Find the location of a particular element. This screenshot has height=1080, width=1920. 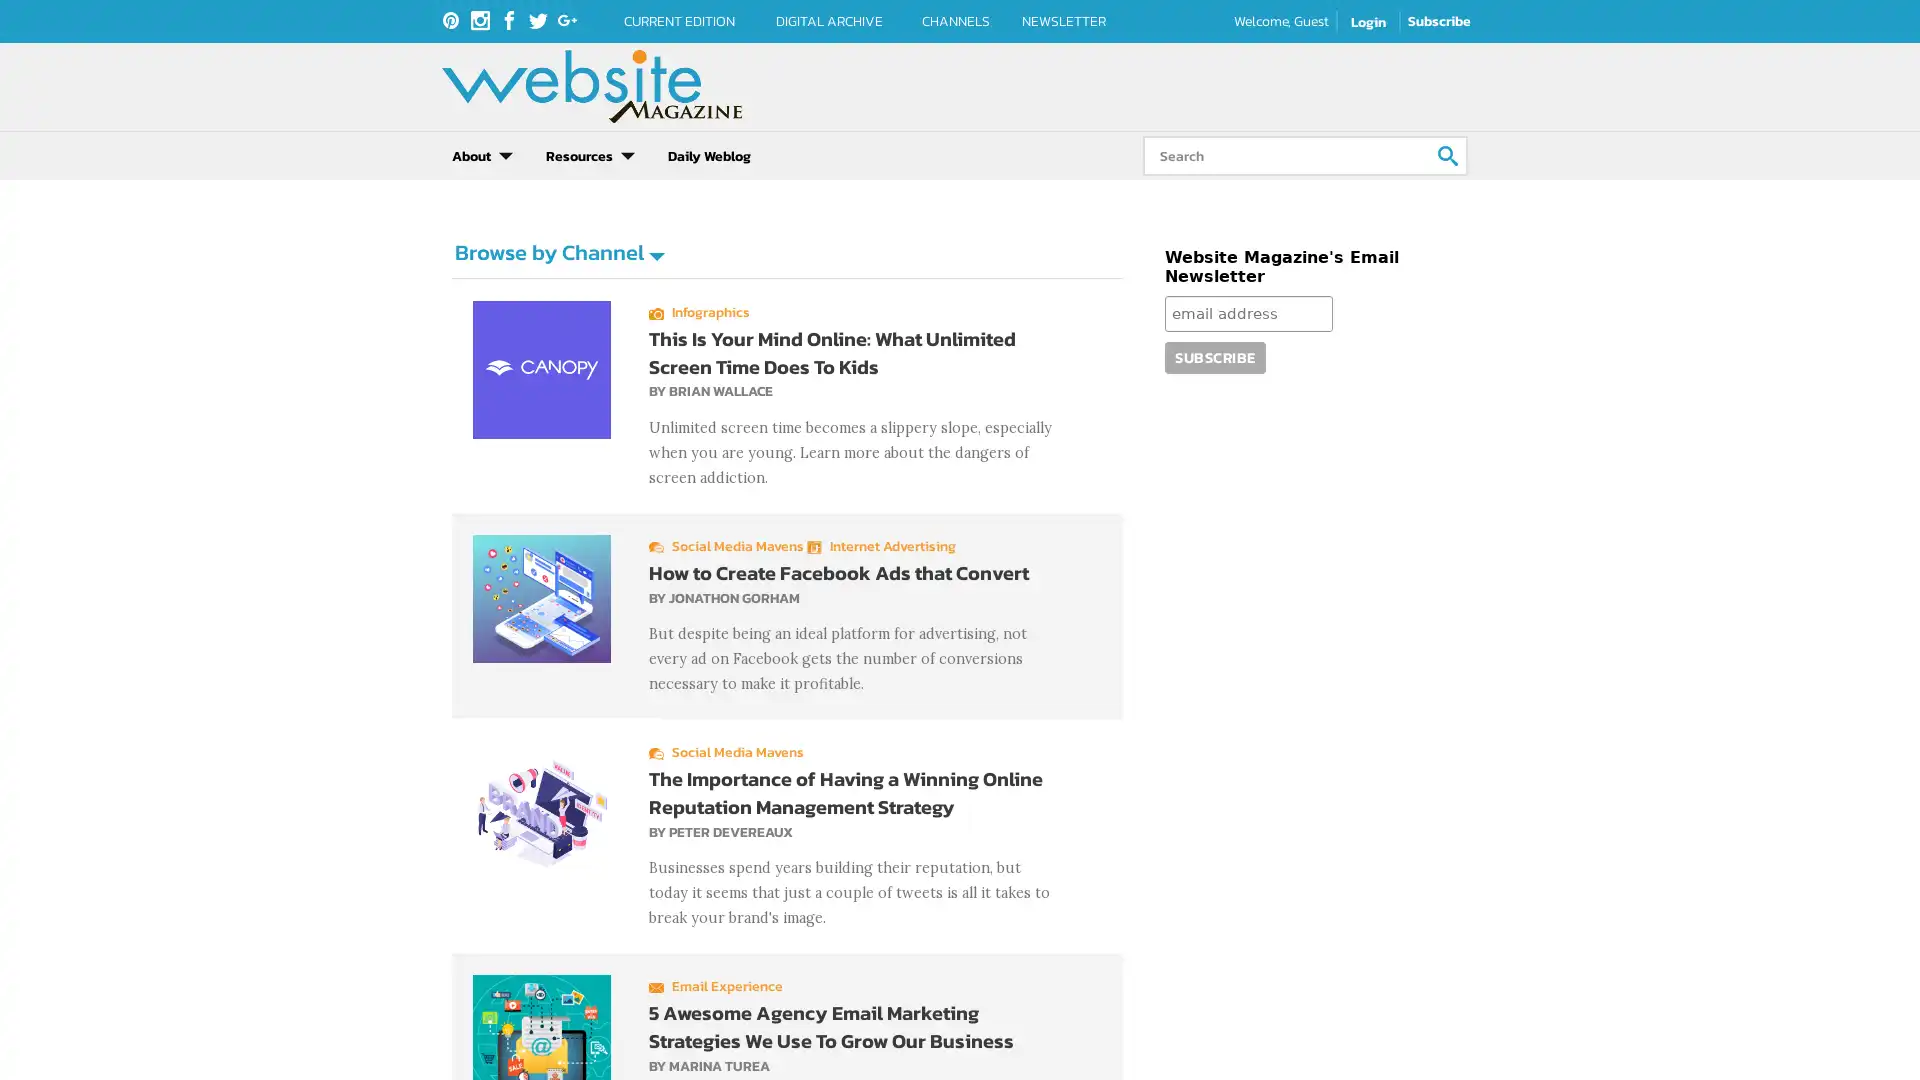

Subscribe is located at coordinates (1213, 356).